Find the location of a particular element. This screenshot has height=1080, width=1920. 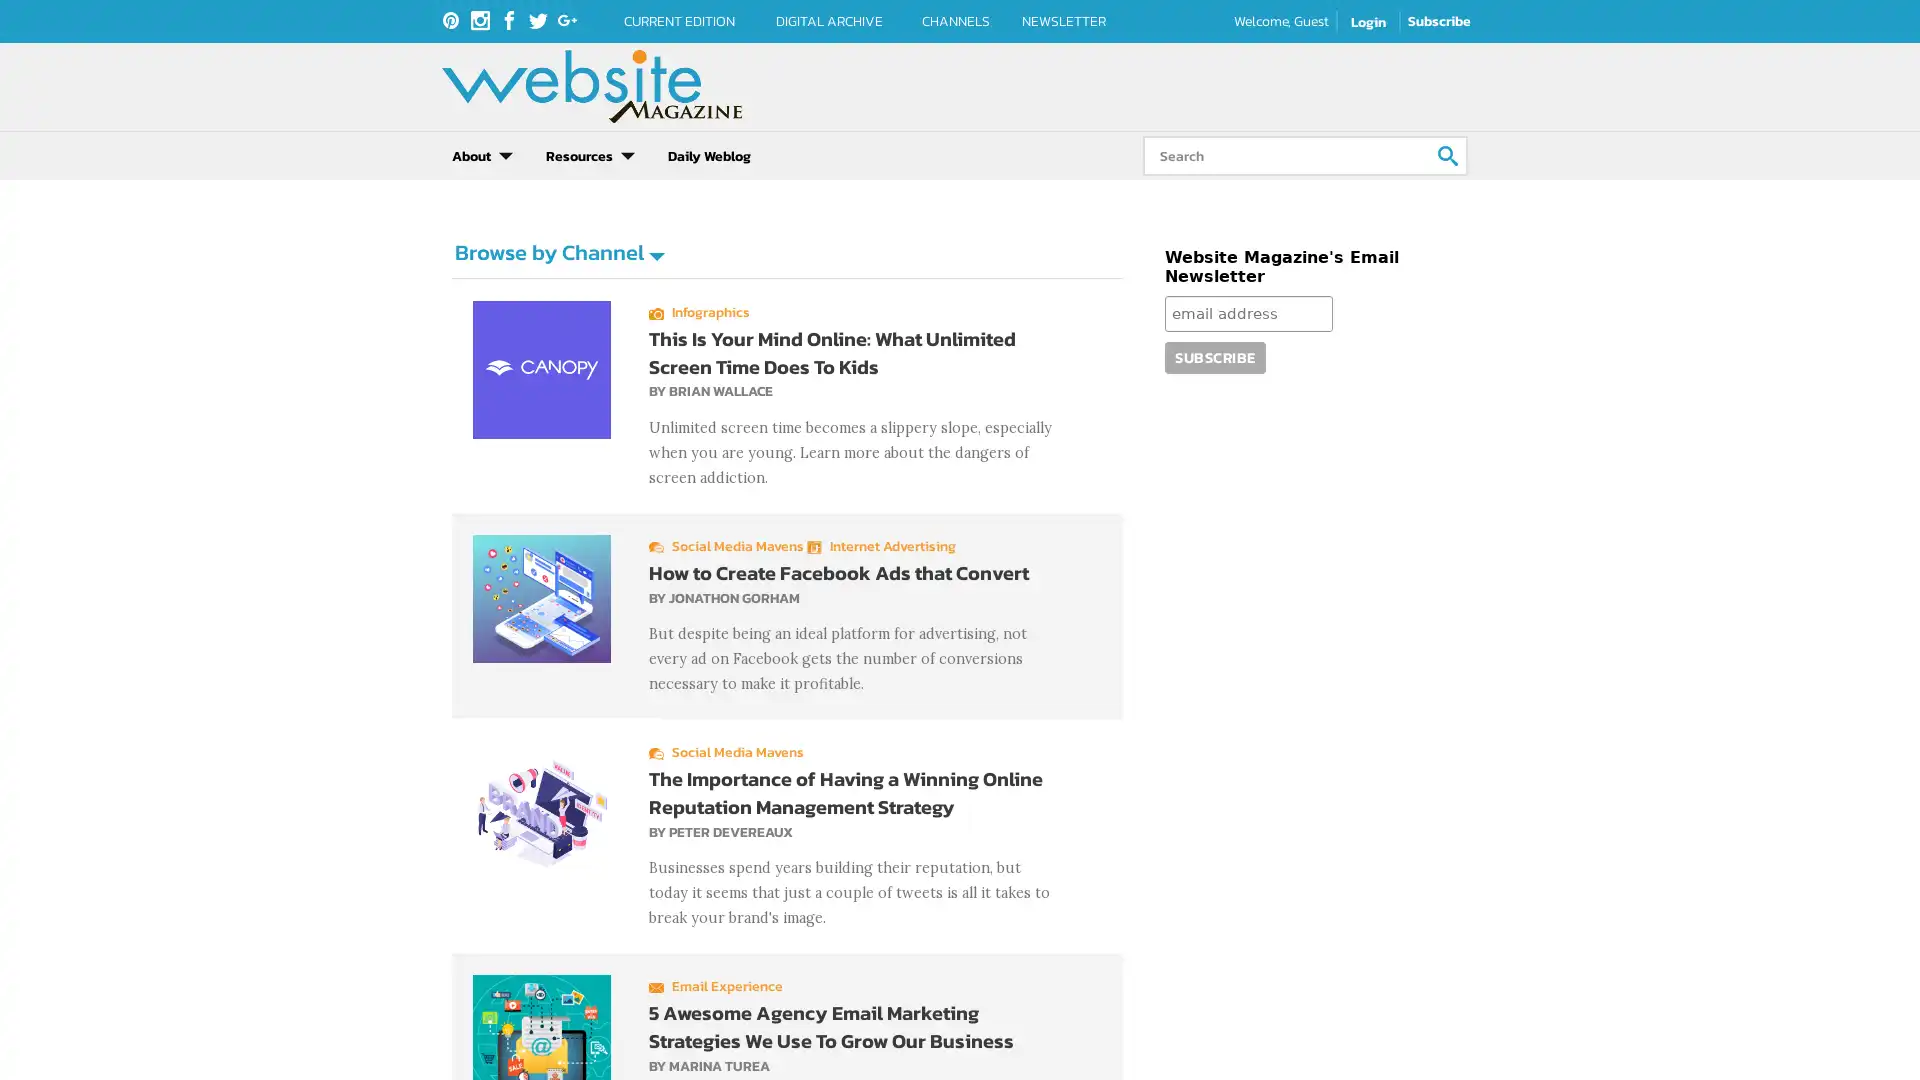

Subscribe is located at coordinates (1213, 356).